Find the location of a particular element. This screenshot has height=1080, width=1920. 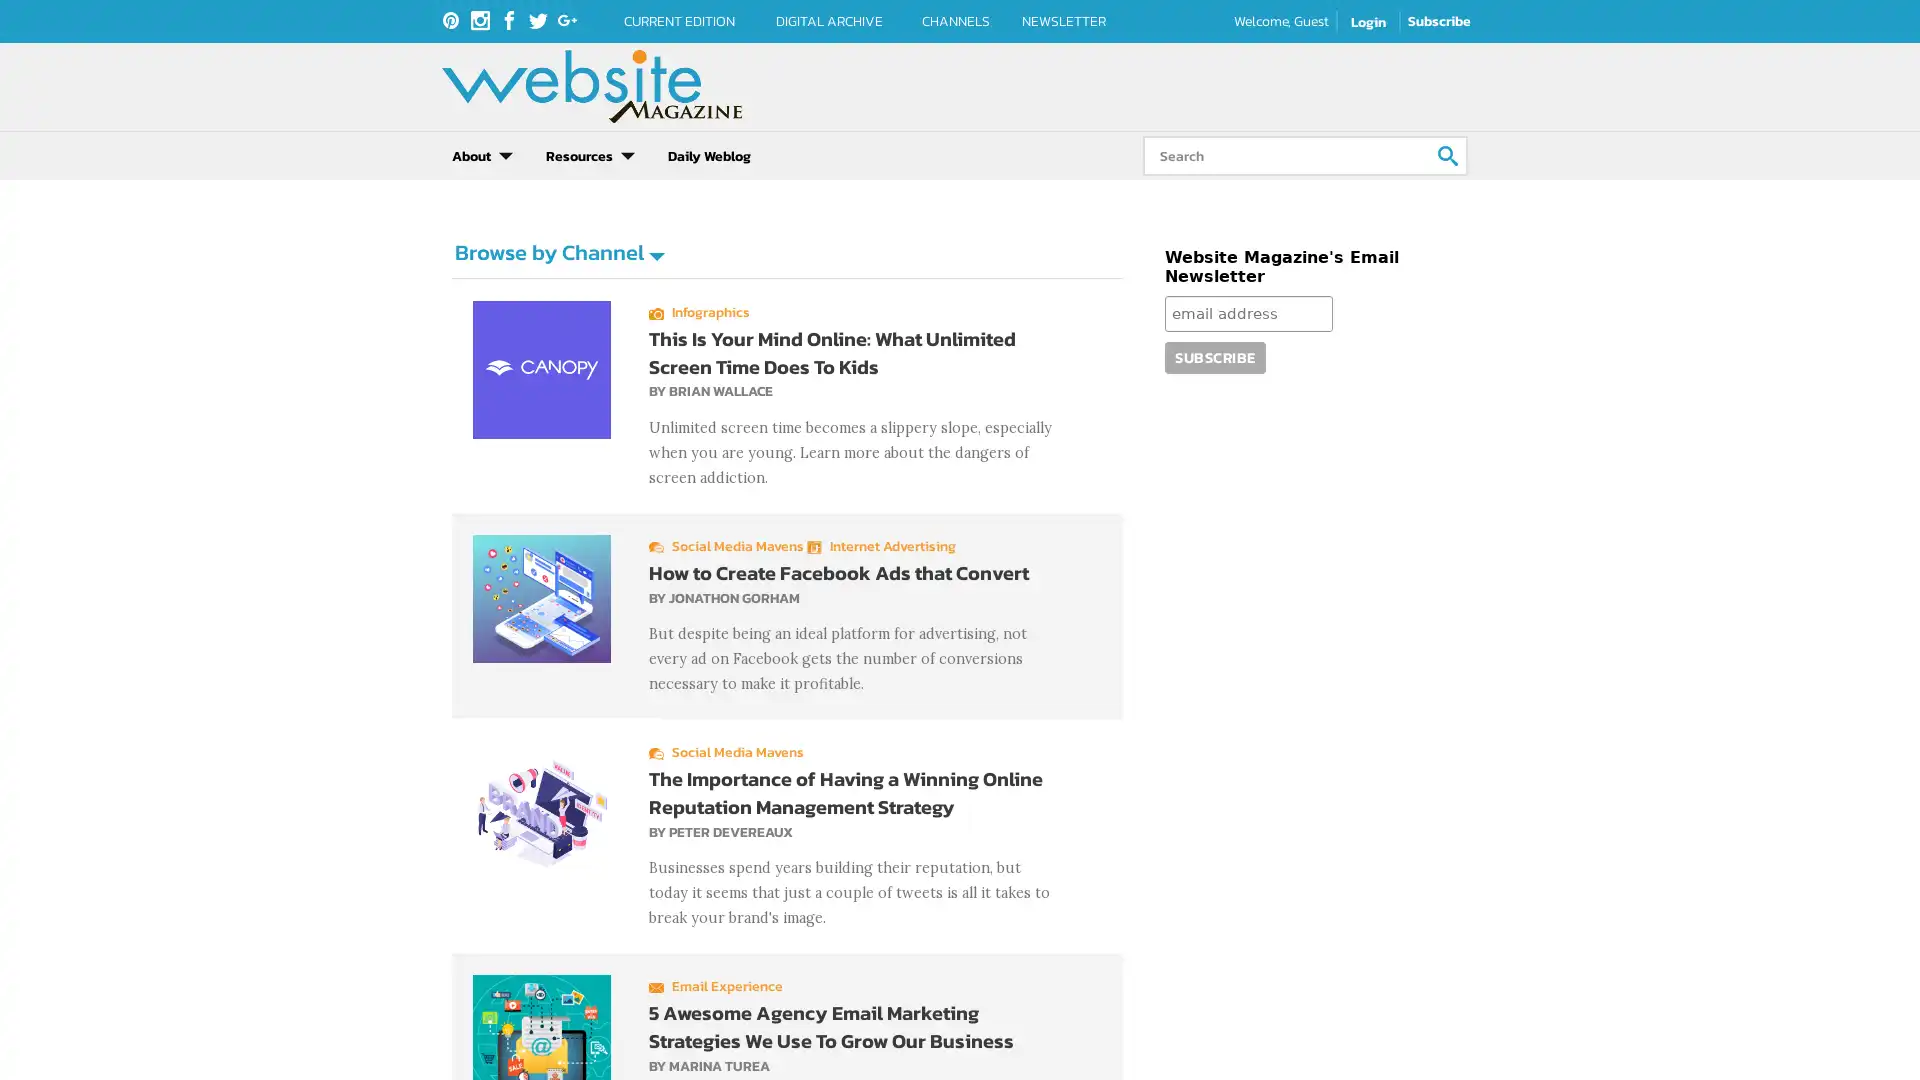

Subscribe is located at coordinates (1213, 356).